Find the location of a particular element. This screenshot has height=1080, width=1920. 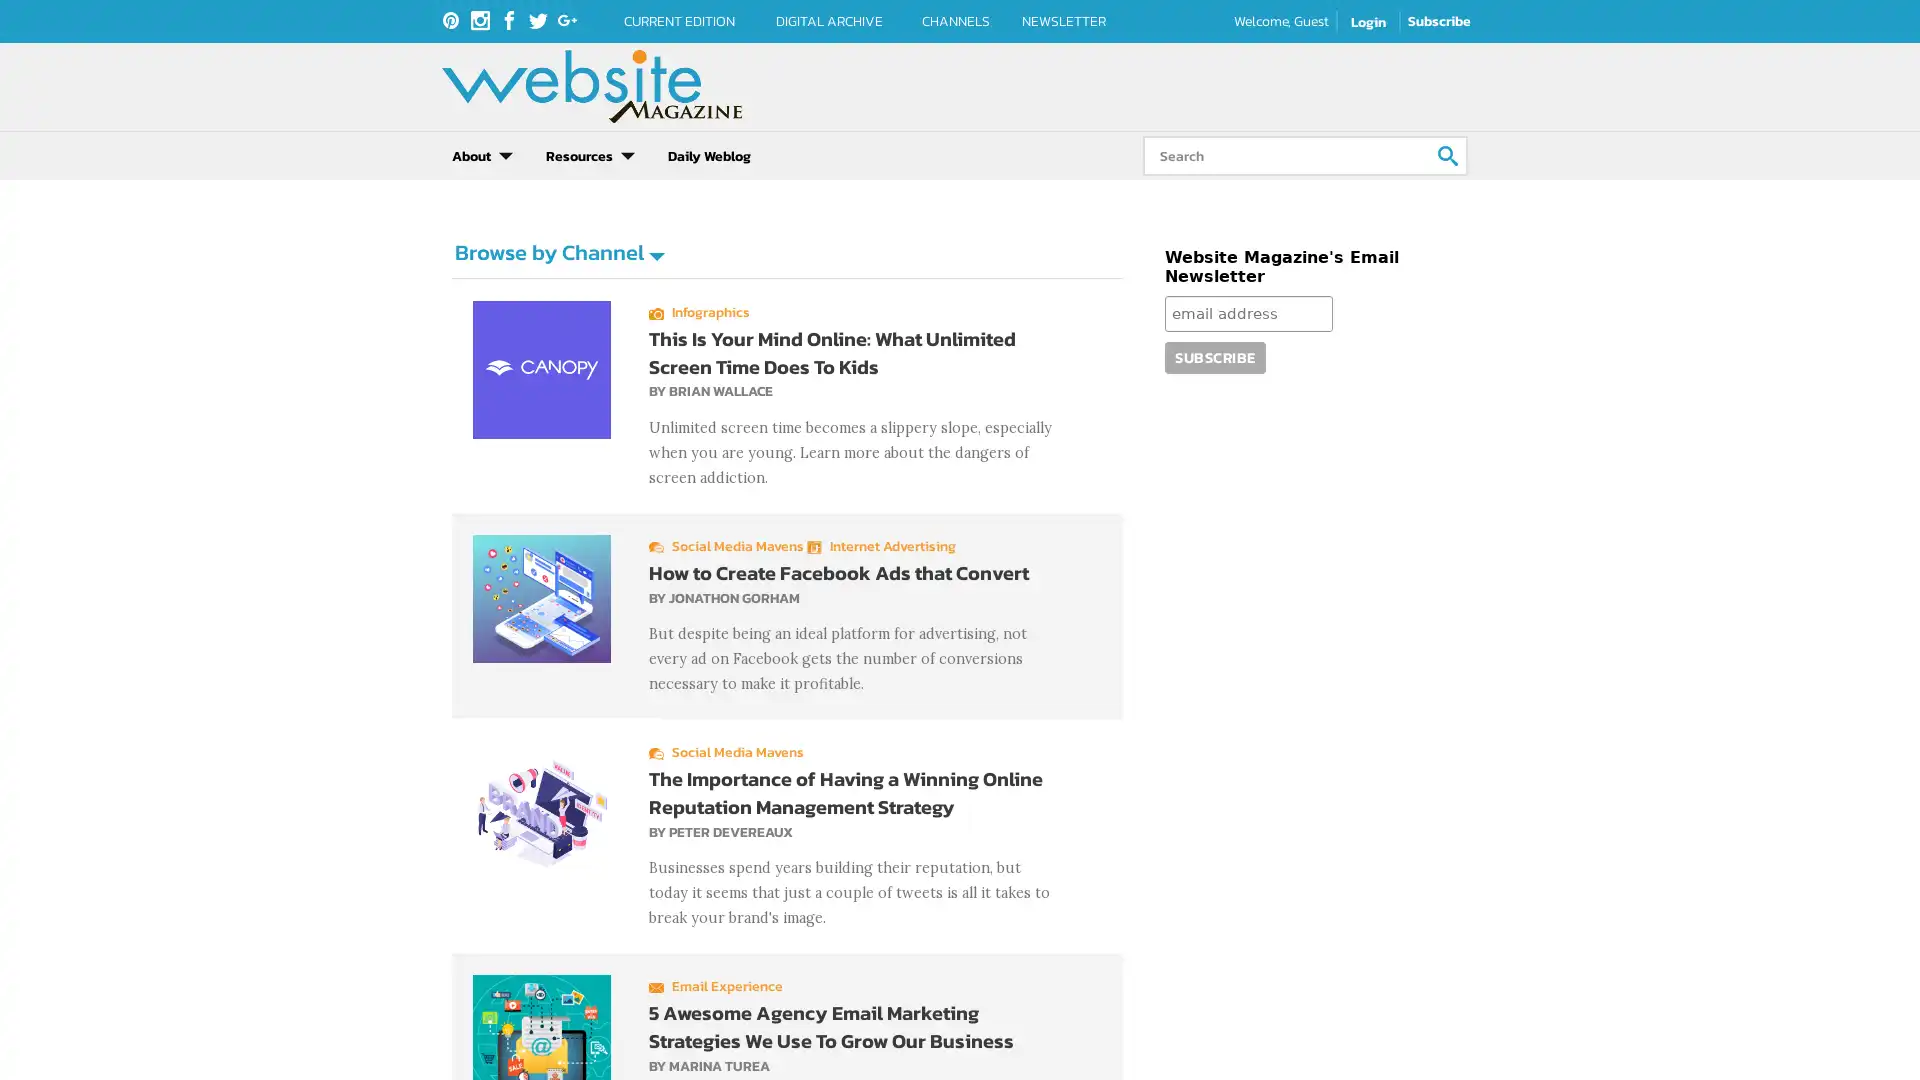

Subscribe is located at coordinates (1213, 356).